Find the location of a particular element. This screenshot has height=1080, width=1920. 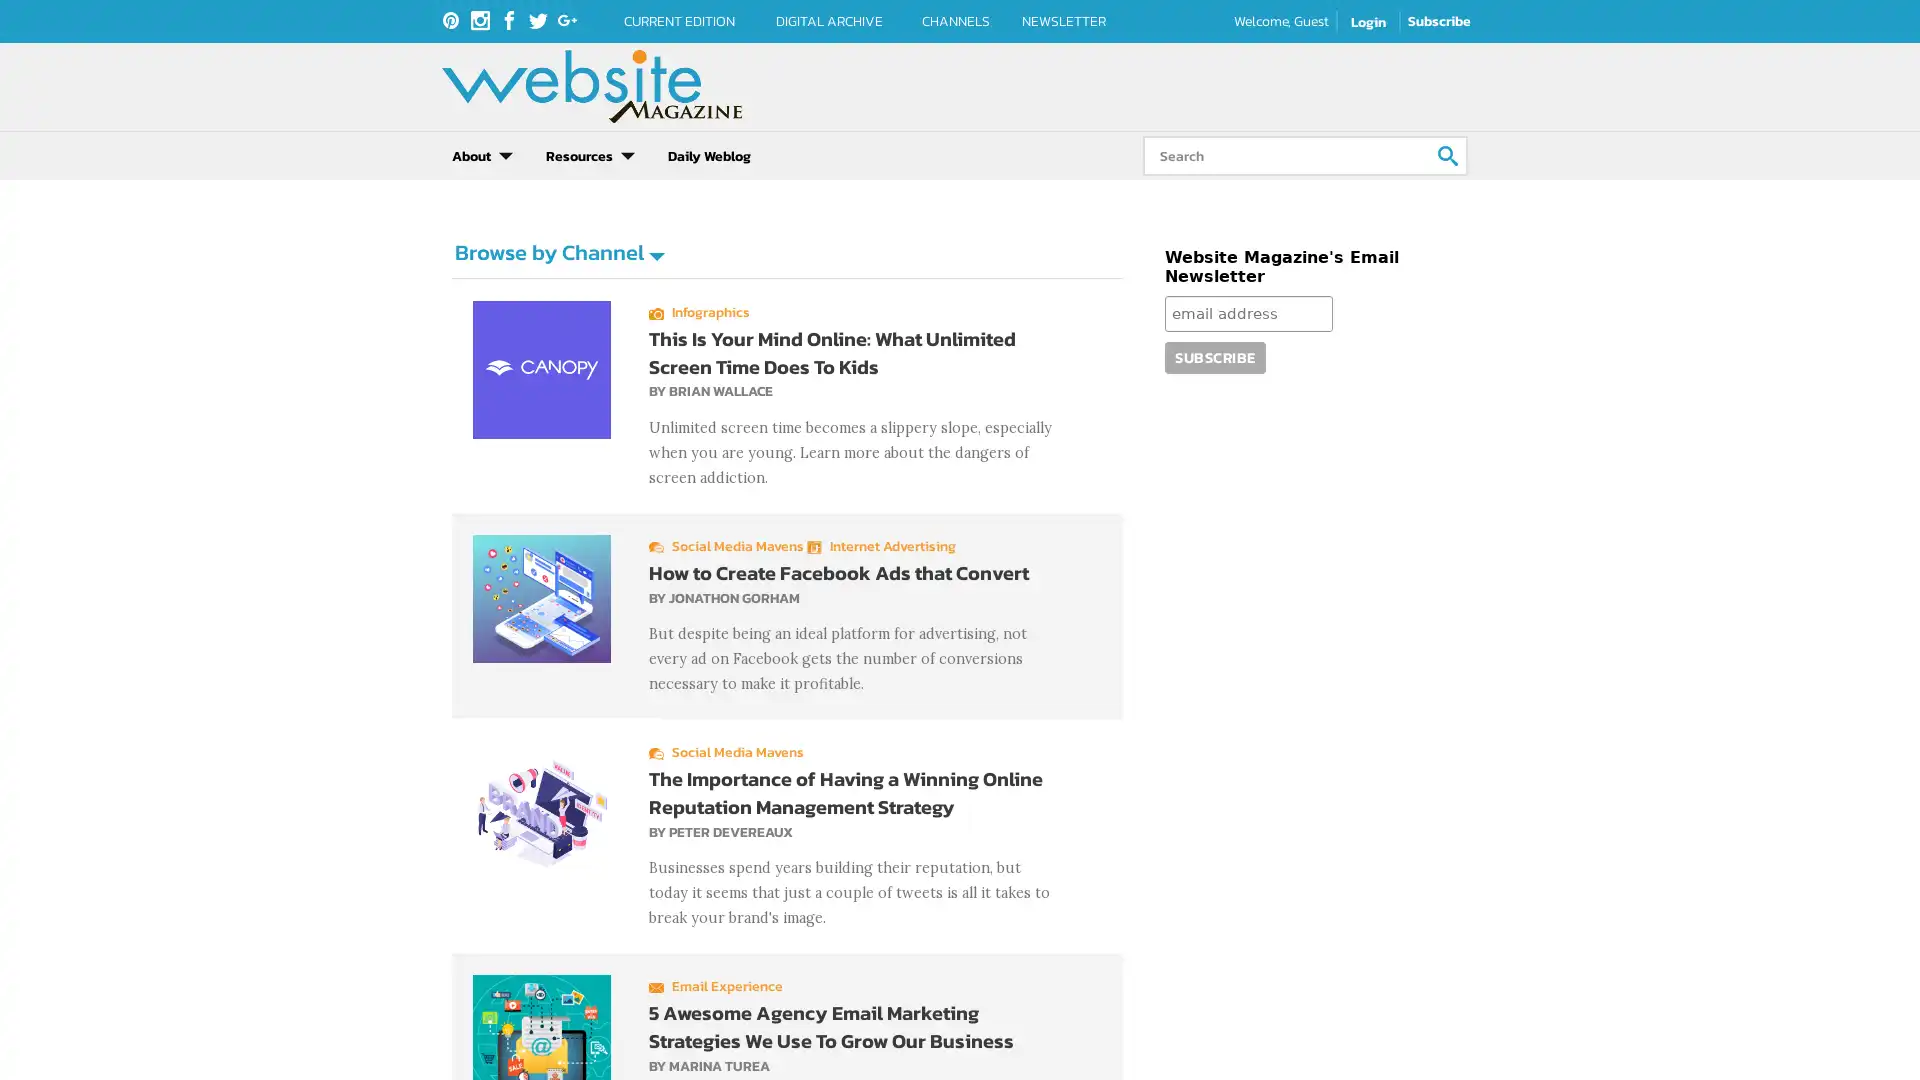

Subscribe is located at coordinates (1213, 356).